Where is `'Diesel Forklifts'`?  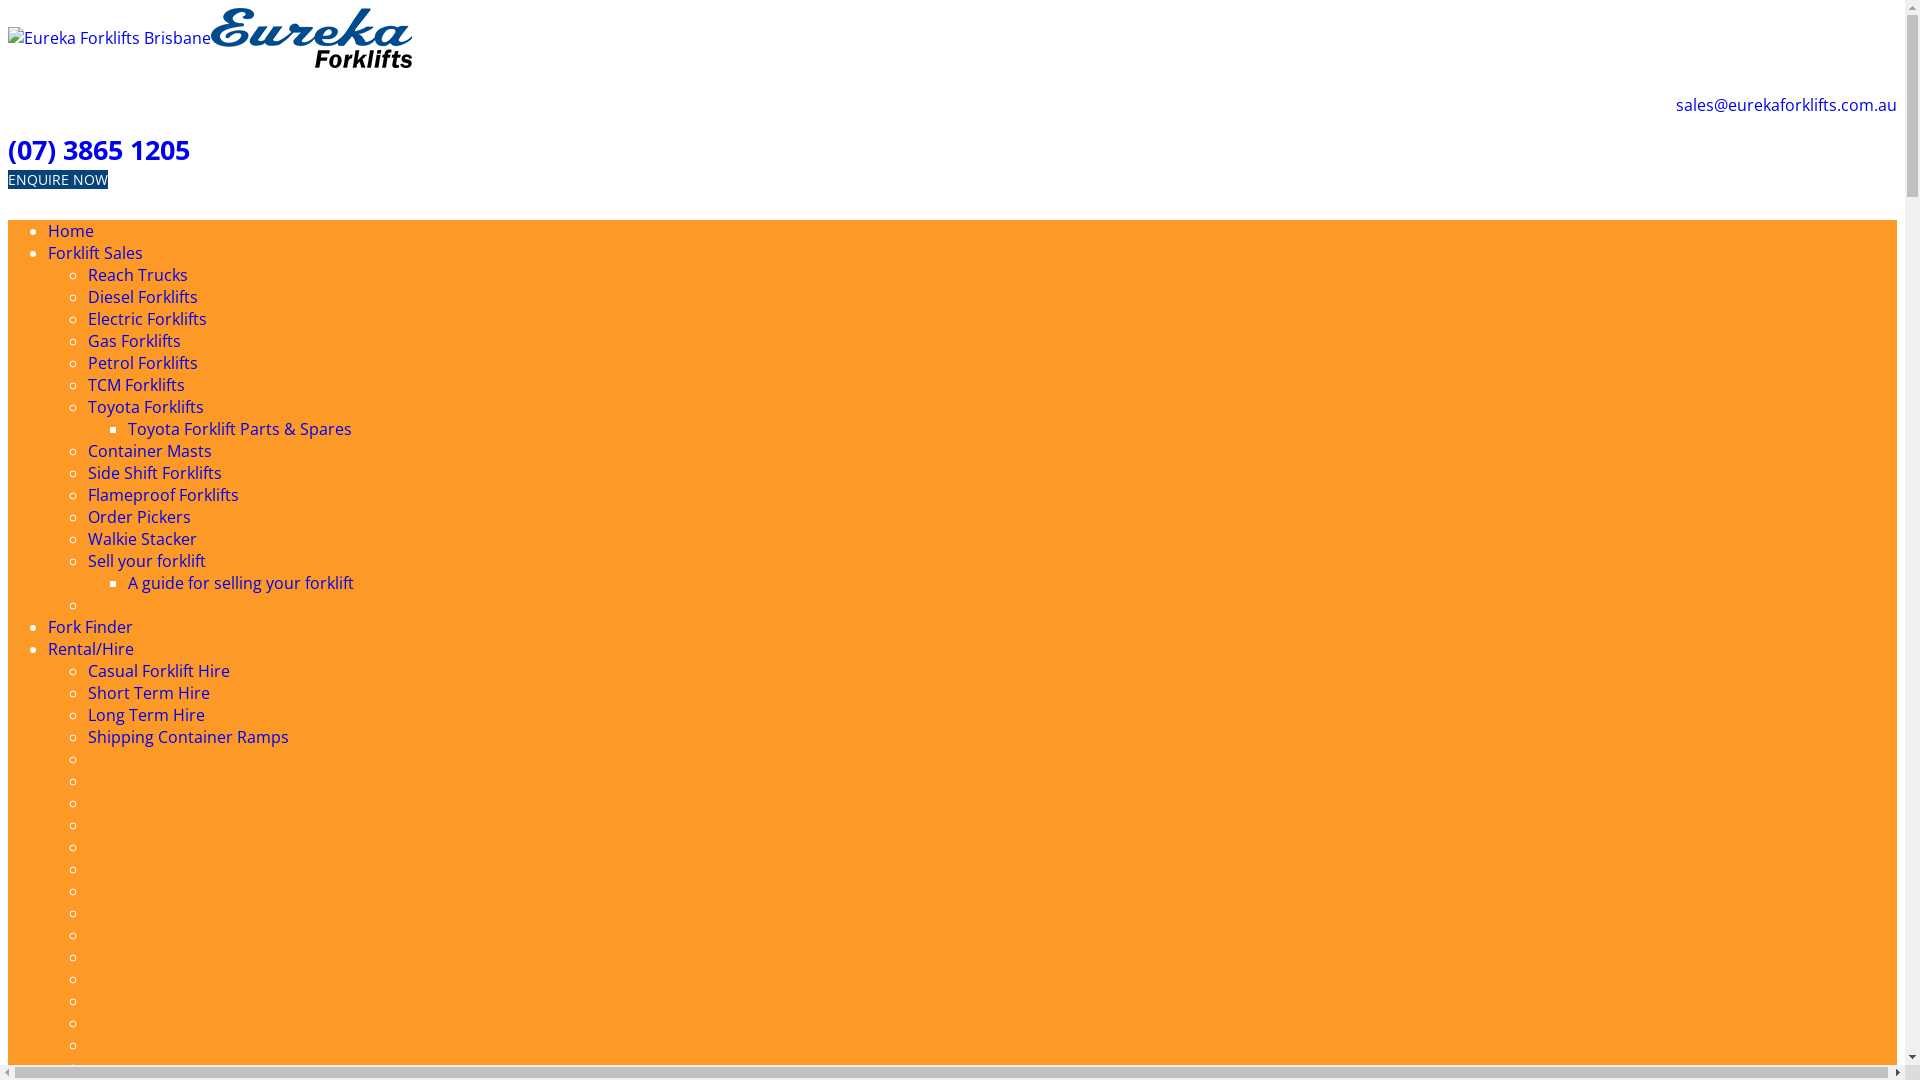 'Diesel Forklifts' is located at coordinates (142, 297).